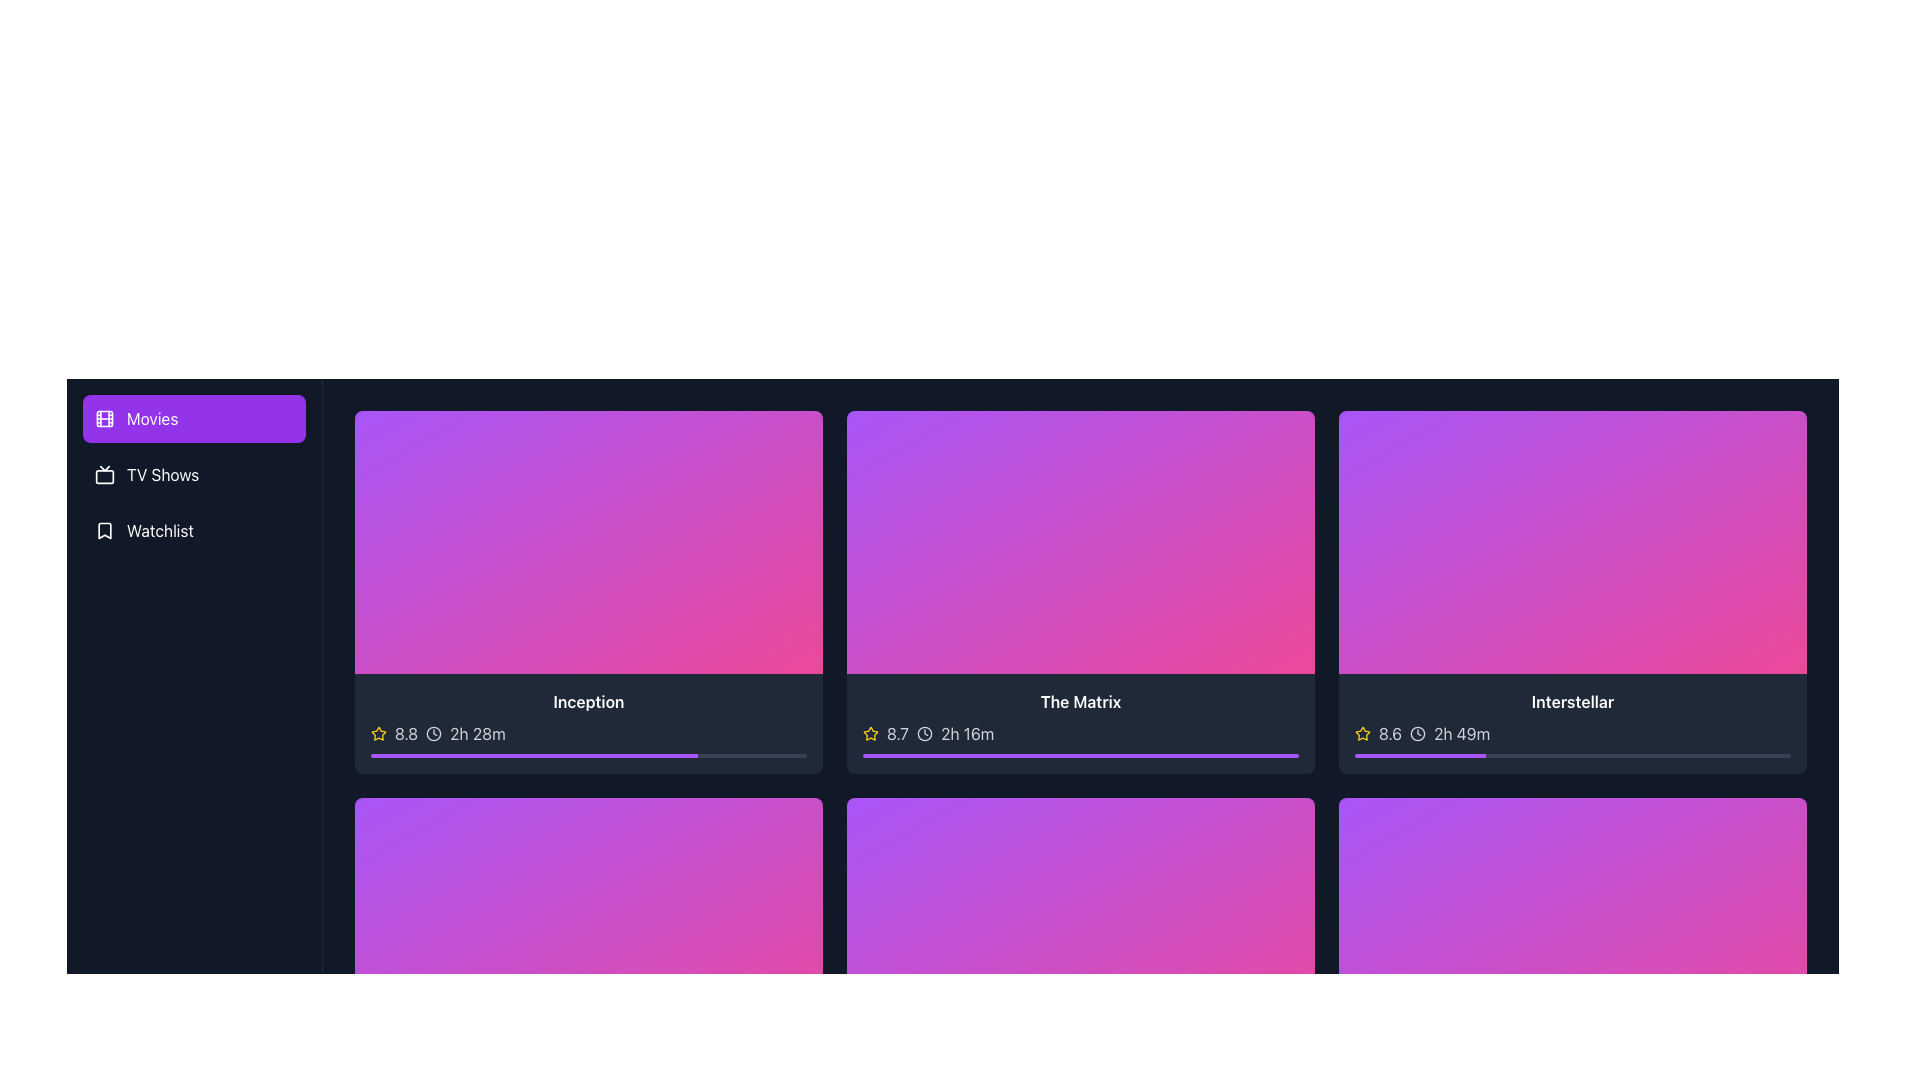 The image size is (1920, 1080). What do you see at coordinates (1417, 734) in the screenshot?
I see `the clock icon, which is a circular outline enclosing a clock face, located in the metadata area of the 'Interstellar' card, between the rating text '8.6' and the duration '2h 49m'` at bounding box center [1417, 734].